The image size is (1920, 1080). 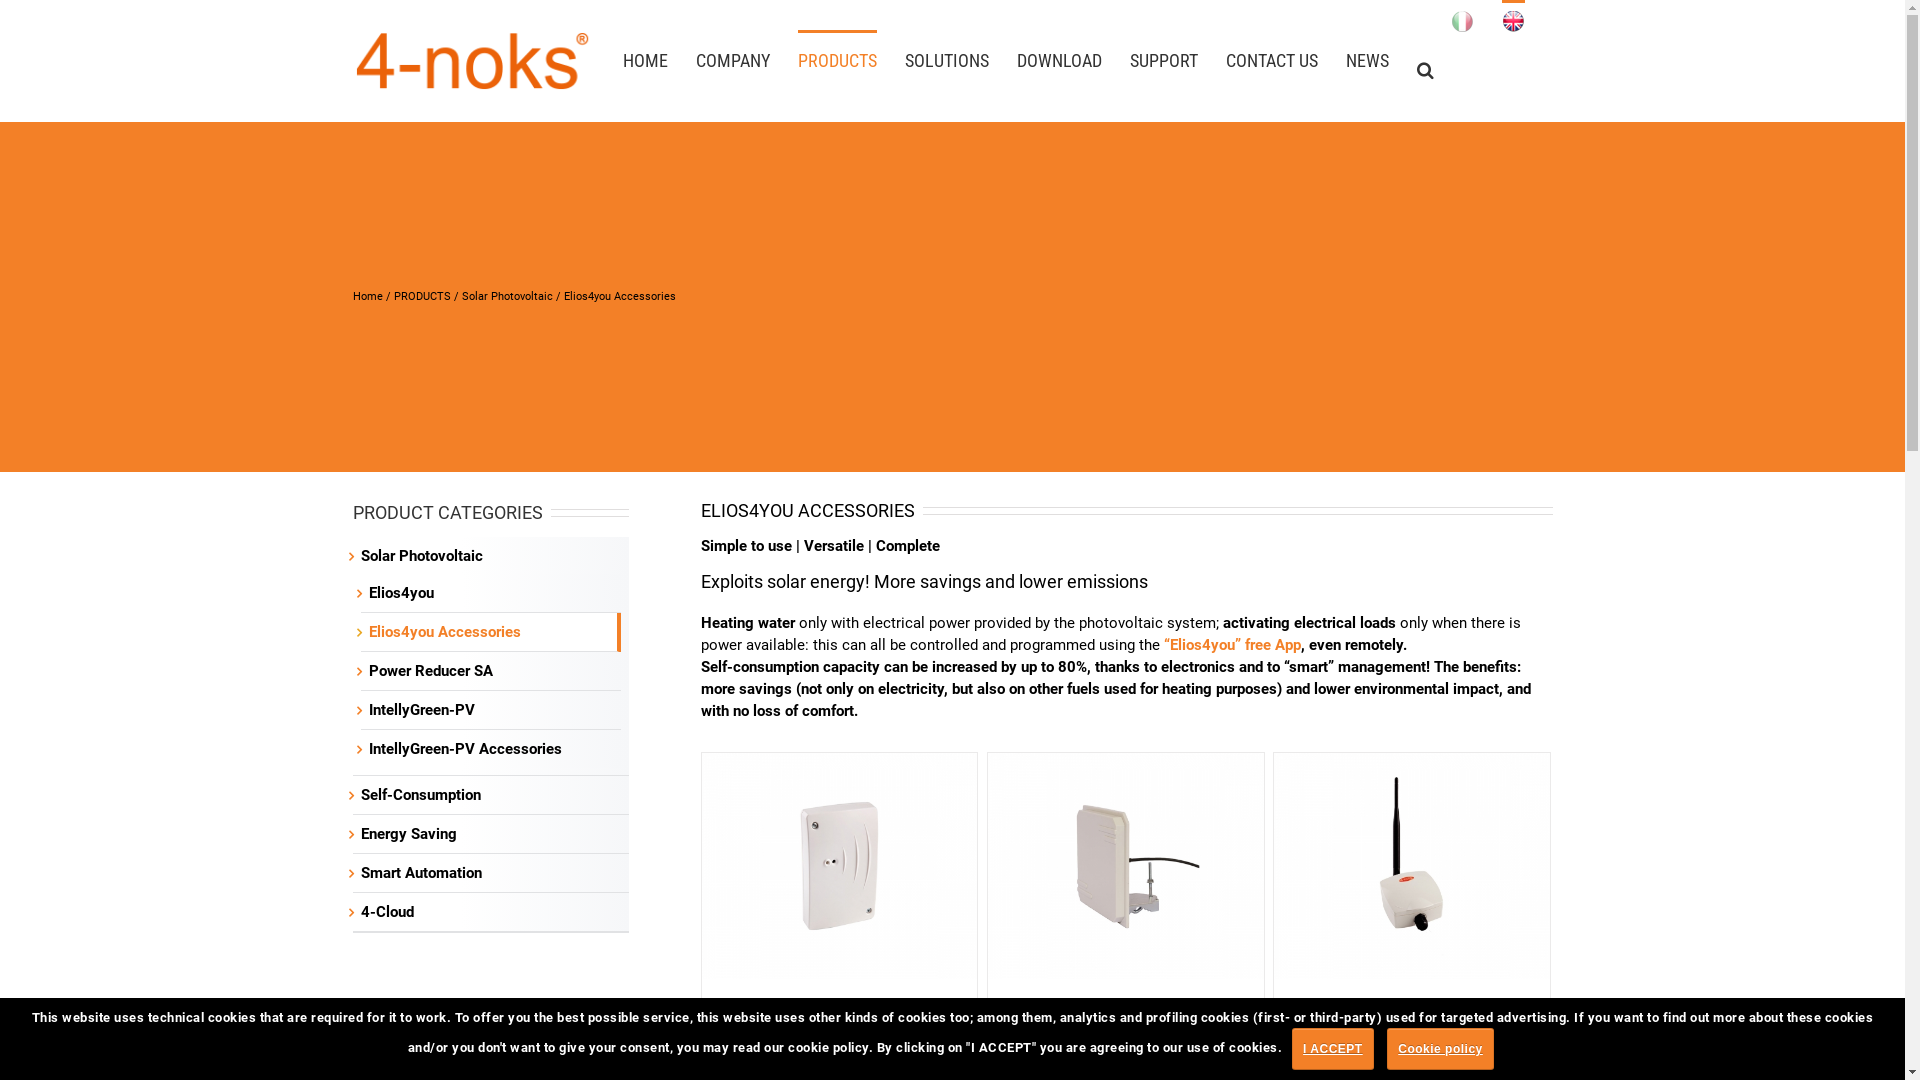 I want to click on 'CONTACT US', so click(x=1271, y=57).